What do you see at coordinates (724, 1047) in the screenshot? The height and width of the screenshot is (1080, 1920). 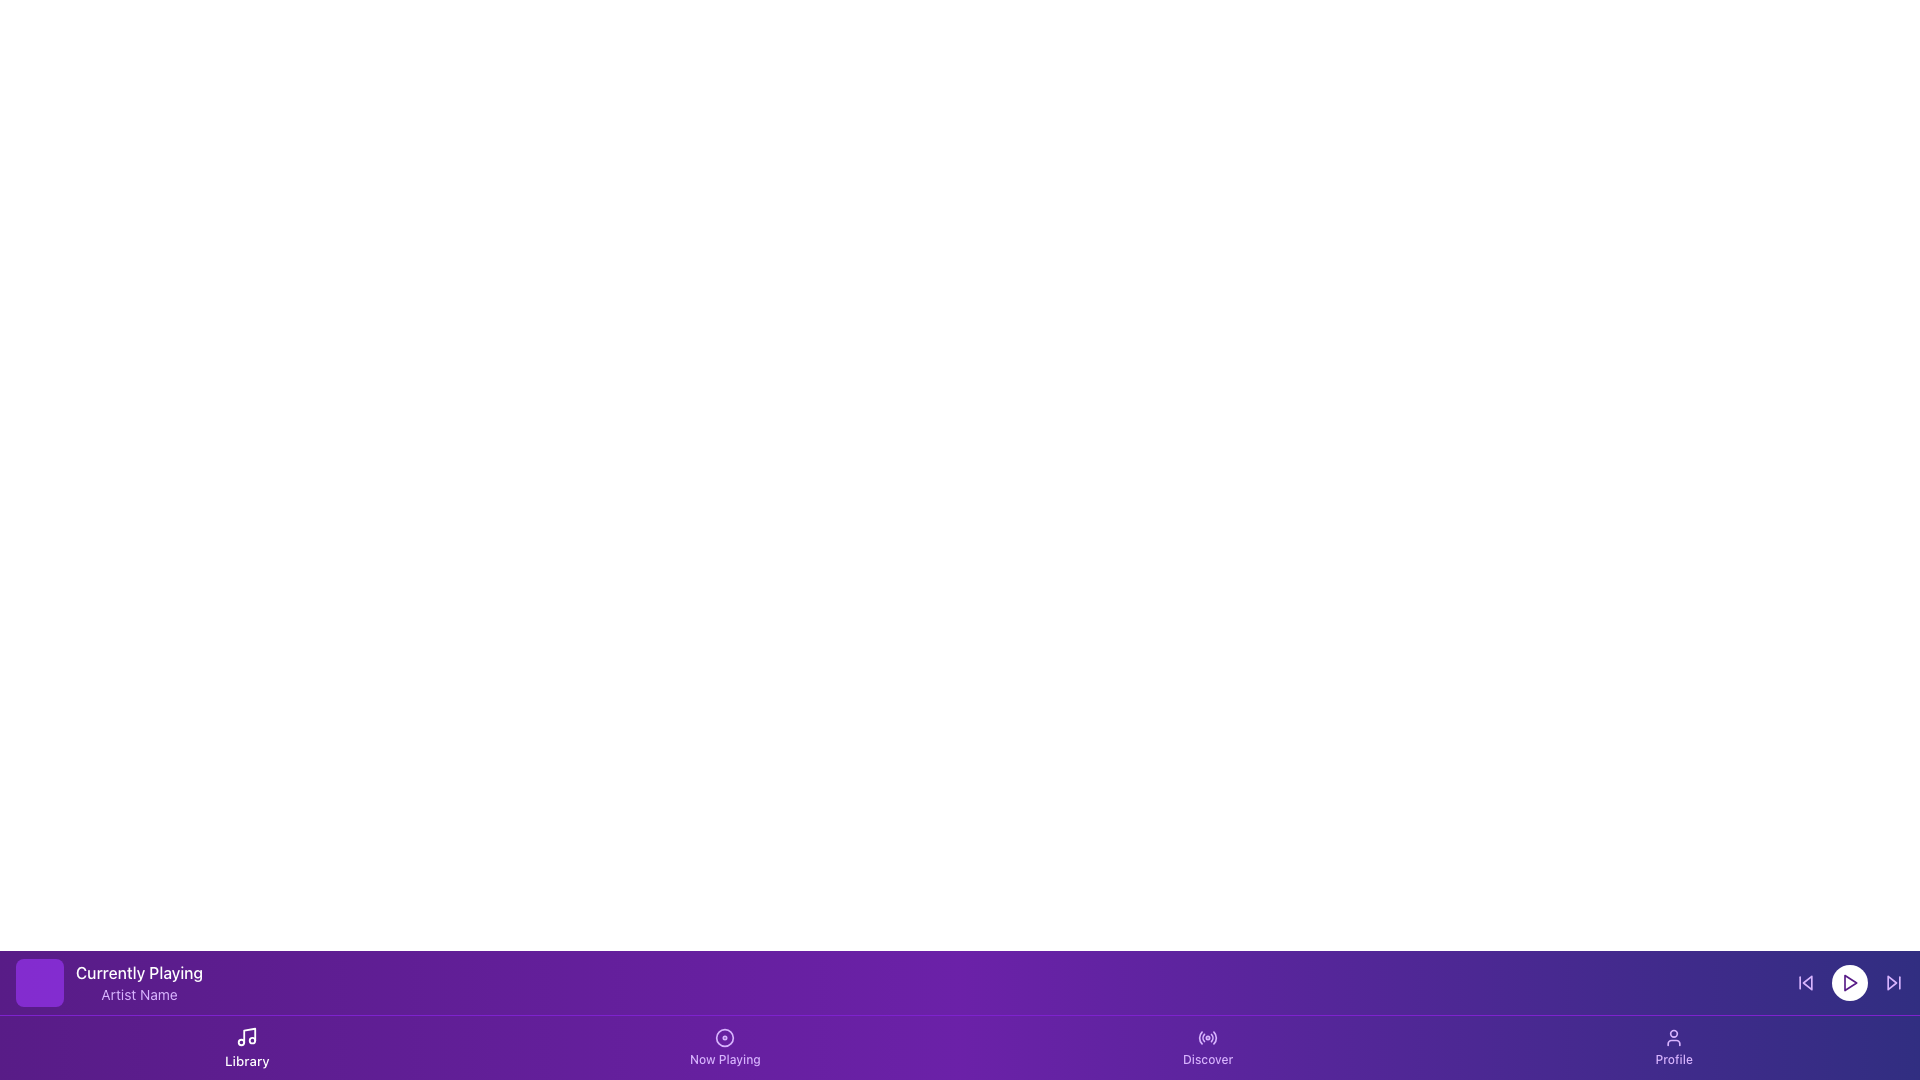 I see `the Clickable Icon-Text Button located in the bottom navigation bar, positioned between the 'Library' and 'Discover' options` at bounding box center [724, 1047].